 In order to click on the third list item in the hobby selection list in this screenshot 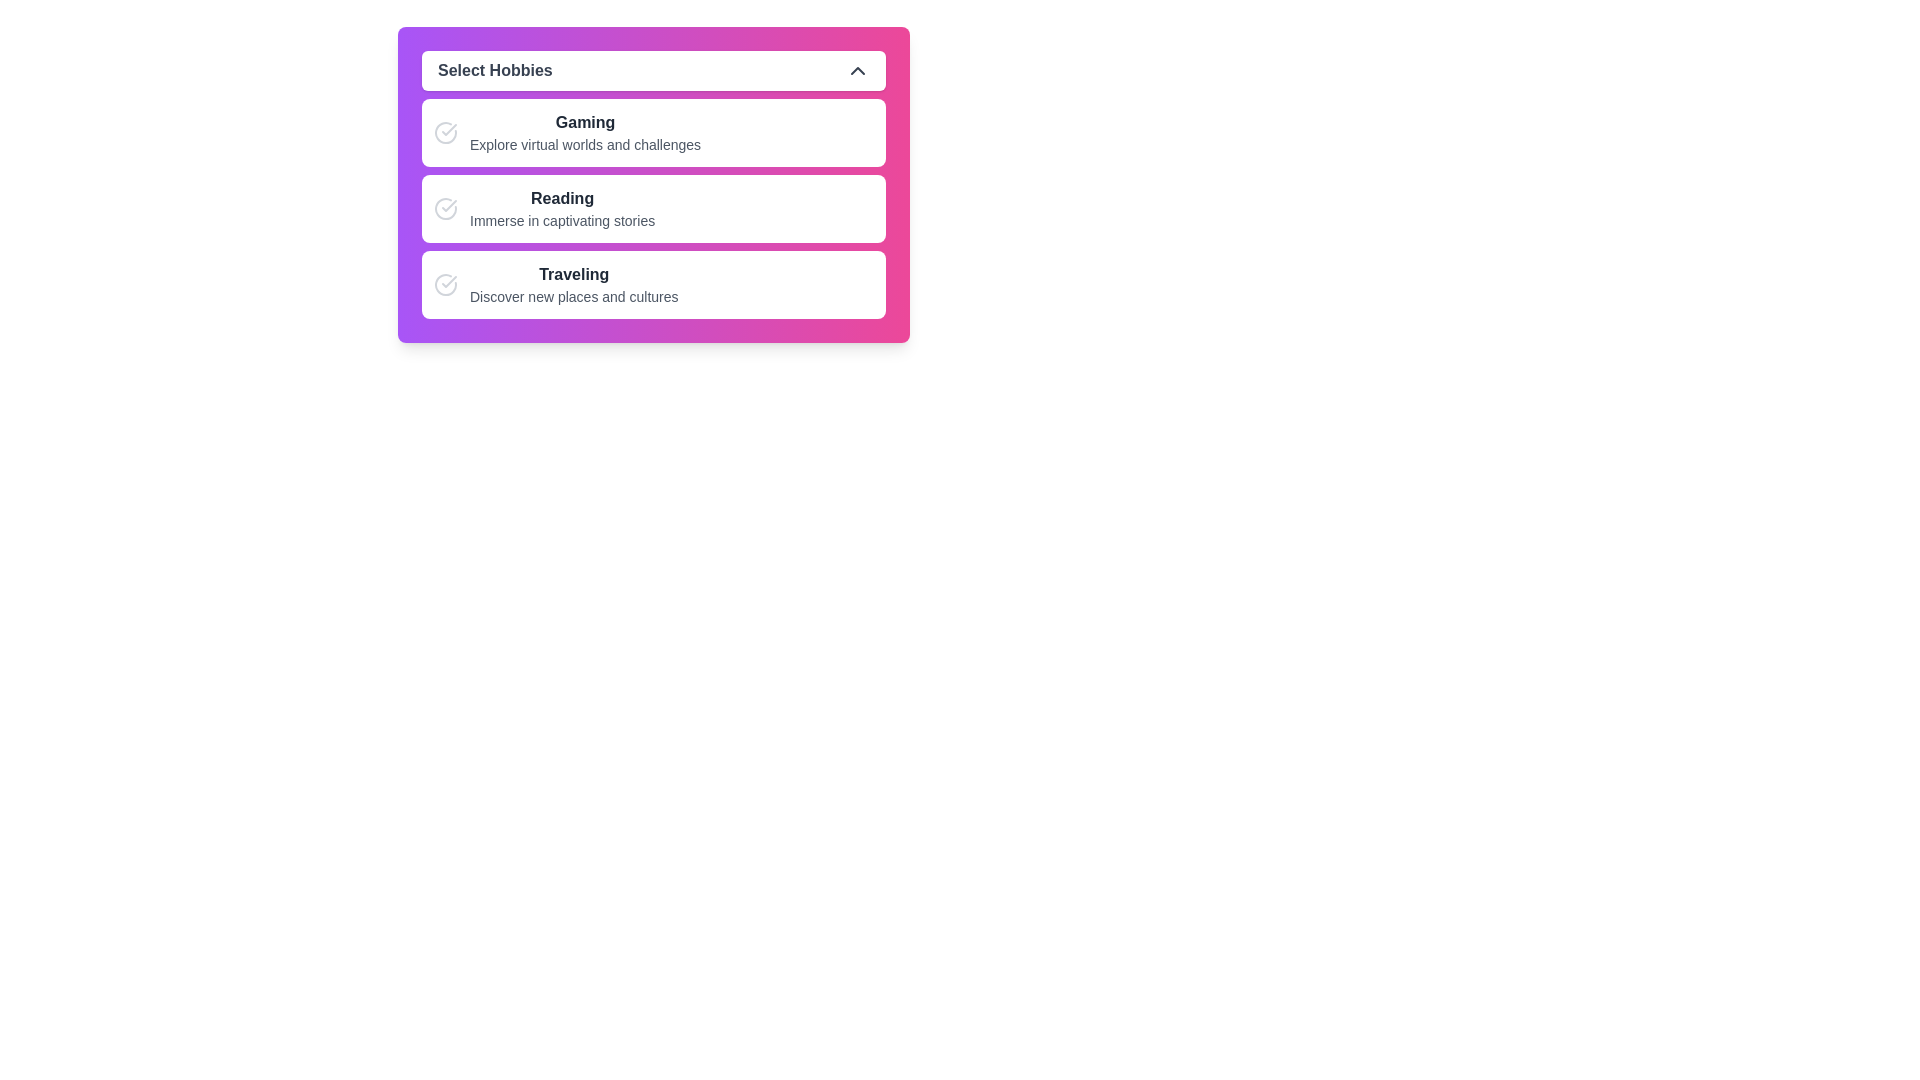, I will do `click(573, 285)`.